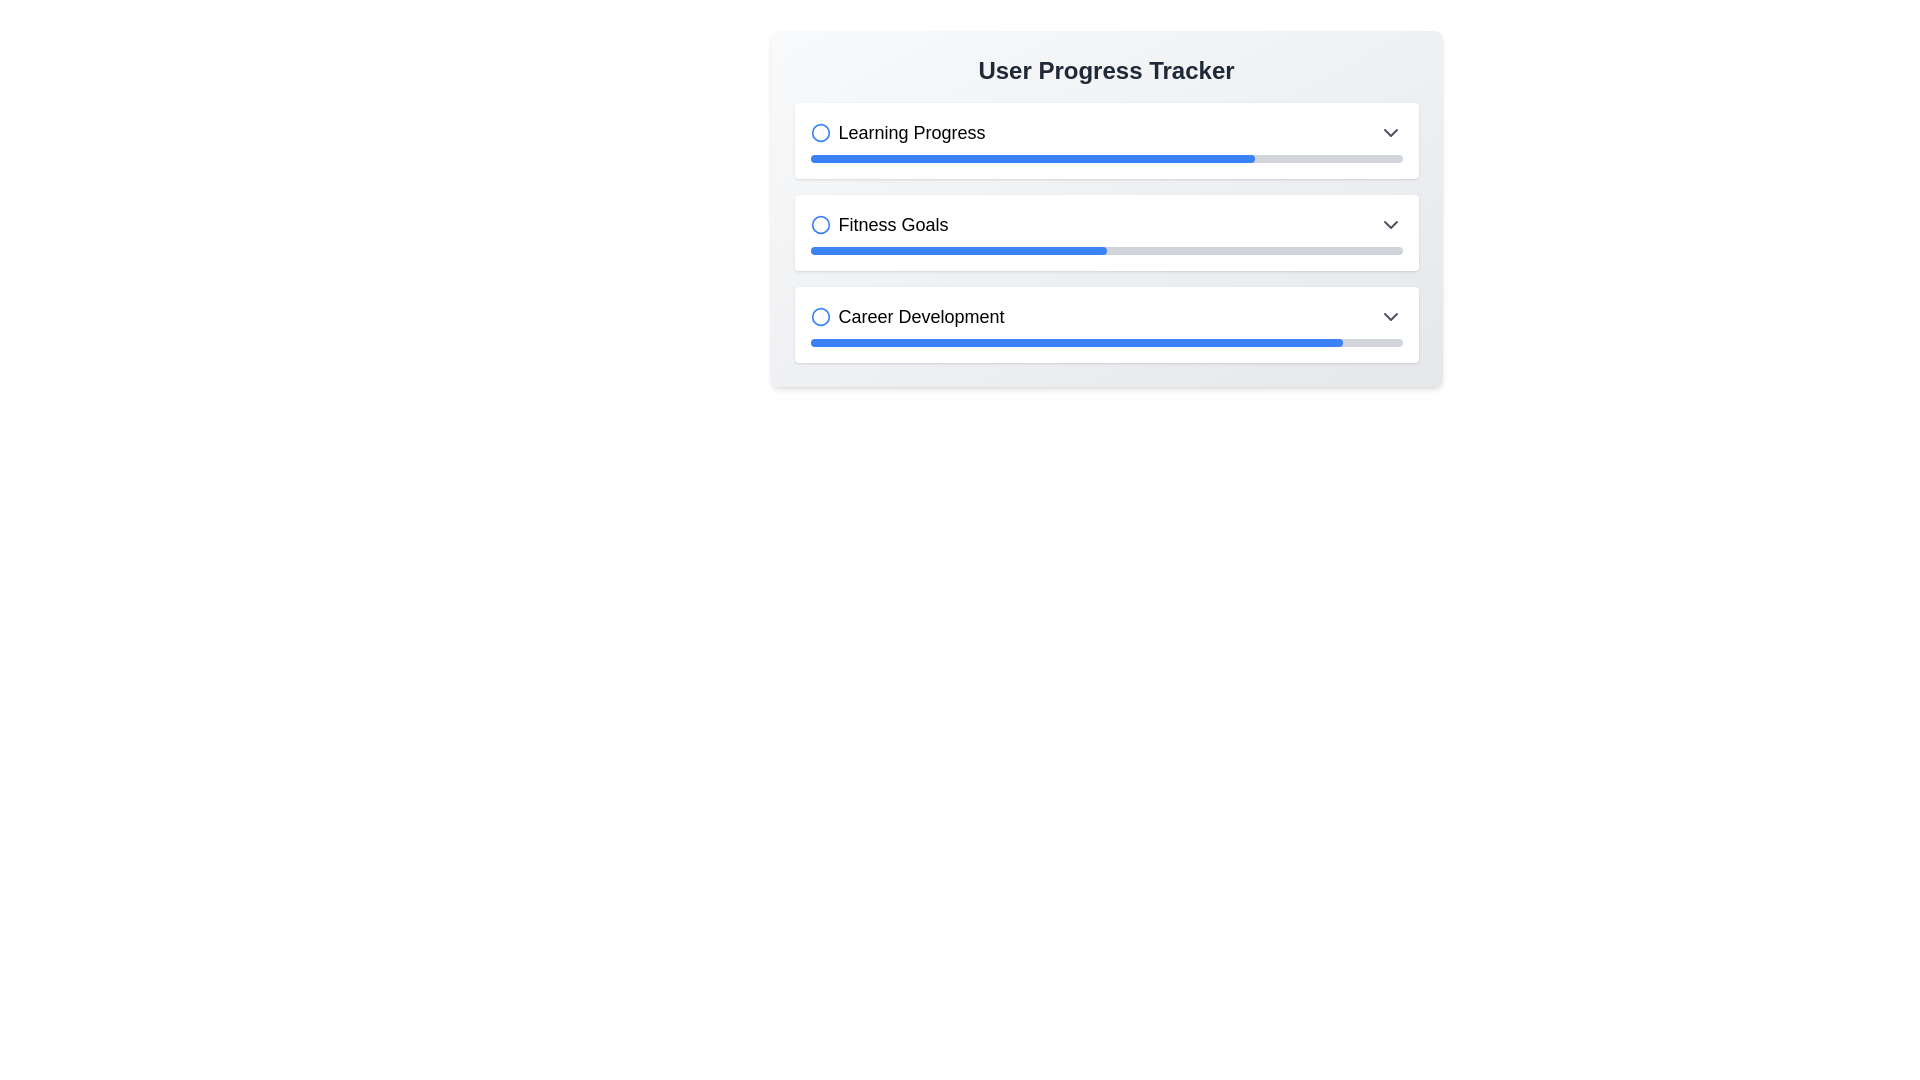 The height and width of the screenshot is (1080, 1920). What do you see at coordinates (820, 315) in the screenshot?
I see `the blue circular icon representing the 'Career Development' status for accessibility` at bounding box center [820, 315].